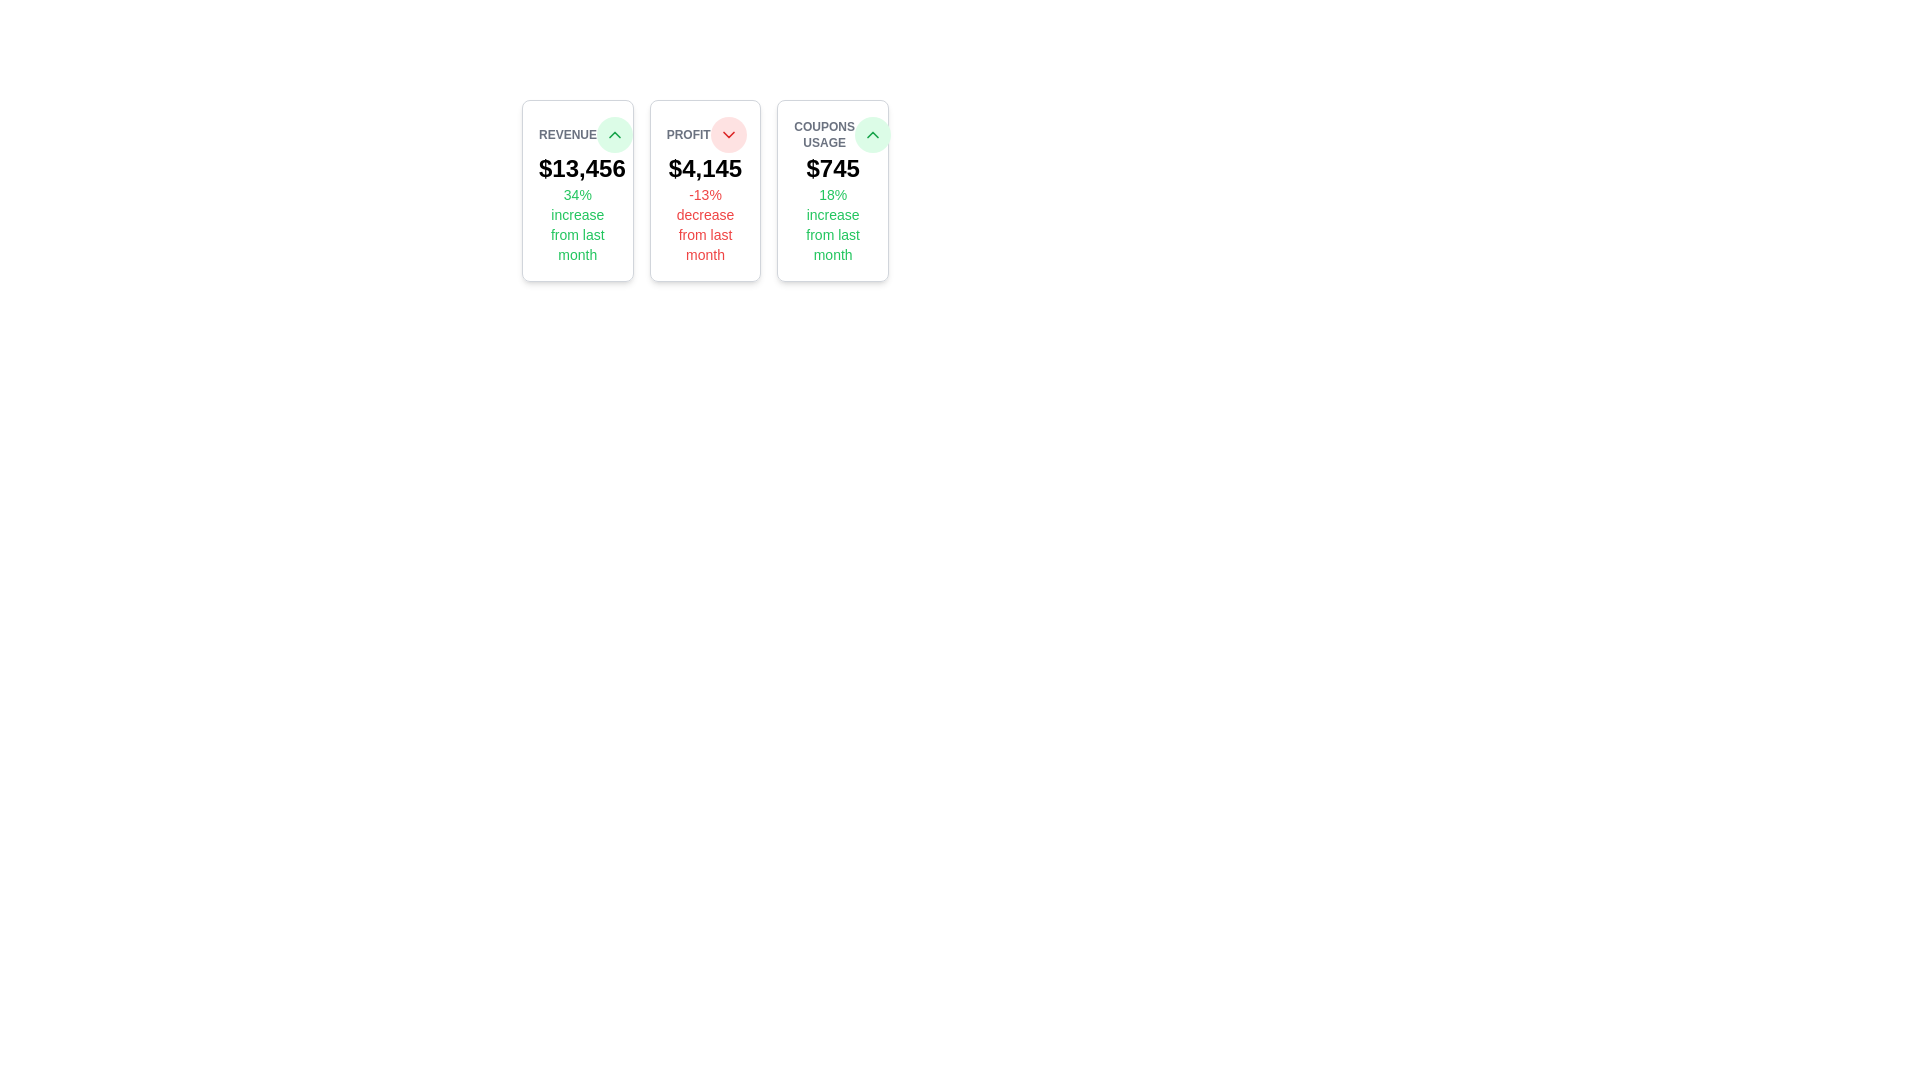 The image size is (1920, 1080). Describe the element at coordinates (873, 135) in the screenshot. I see `the circular green Icon button with a dark green chevron-up icon located in the top-right corner of the 'Coupons Usage' card header` at that location.